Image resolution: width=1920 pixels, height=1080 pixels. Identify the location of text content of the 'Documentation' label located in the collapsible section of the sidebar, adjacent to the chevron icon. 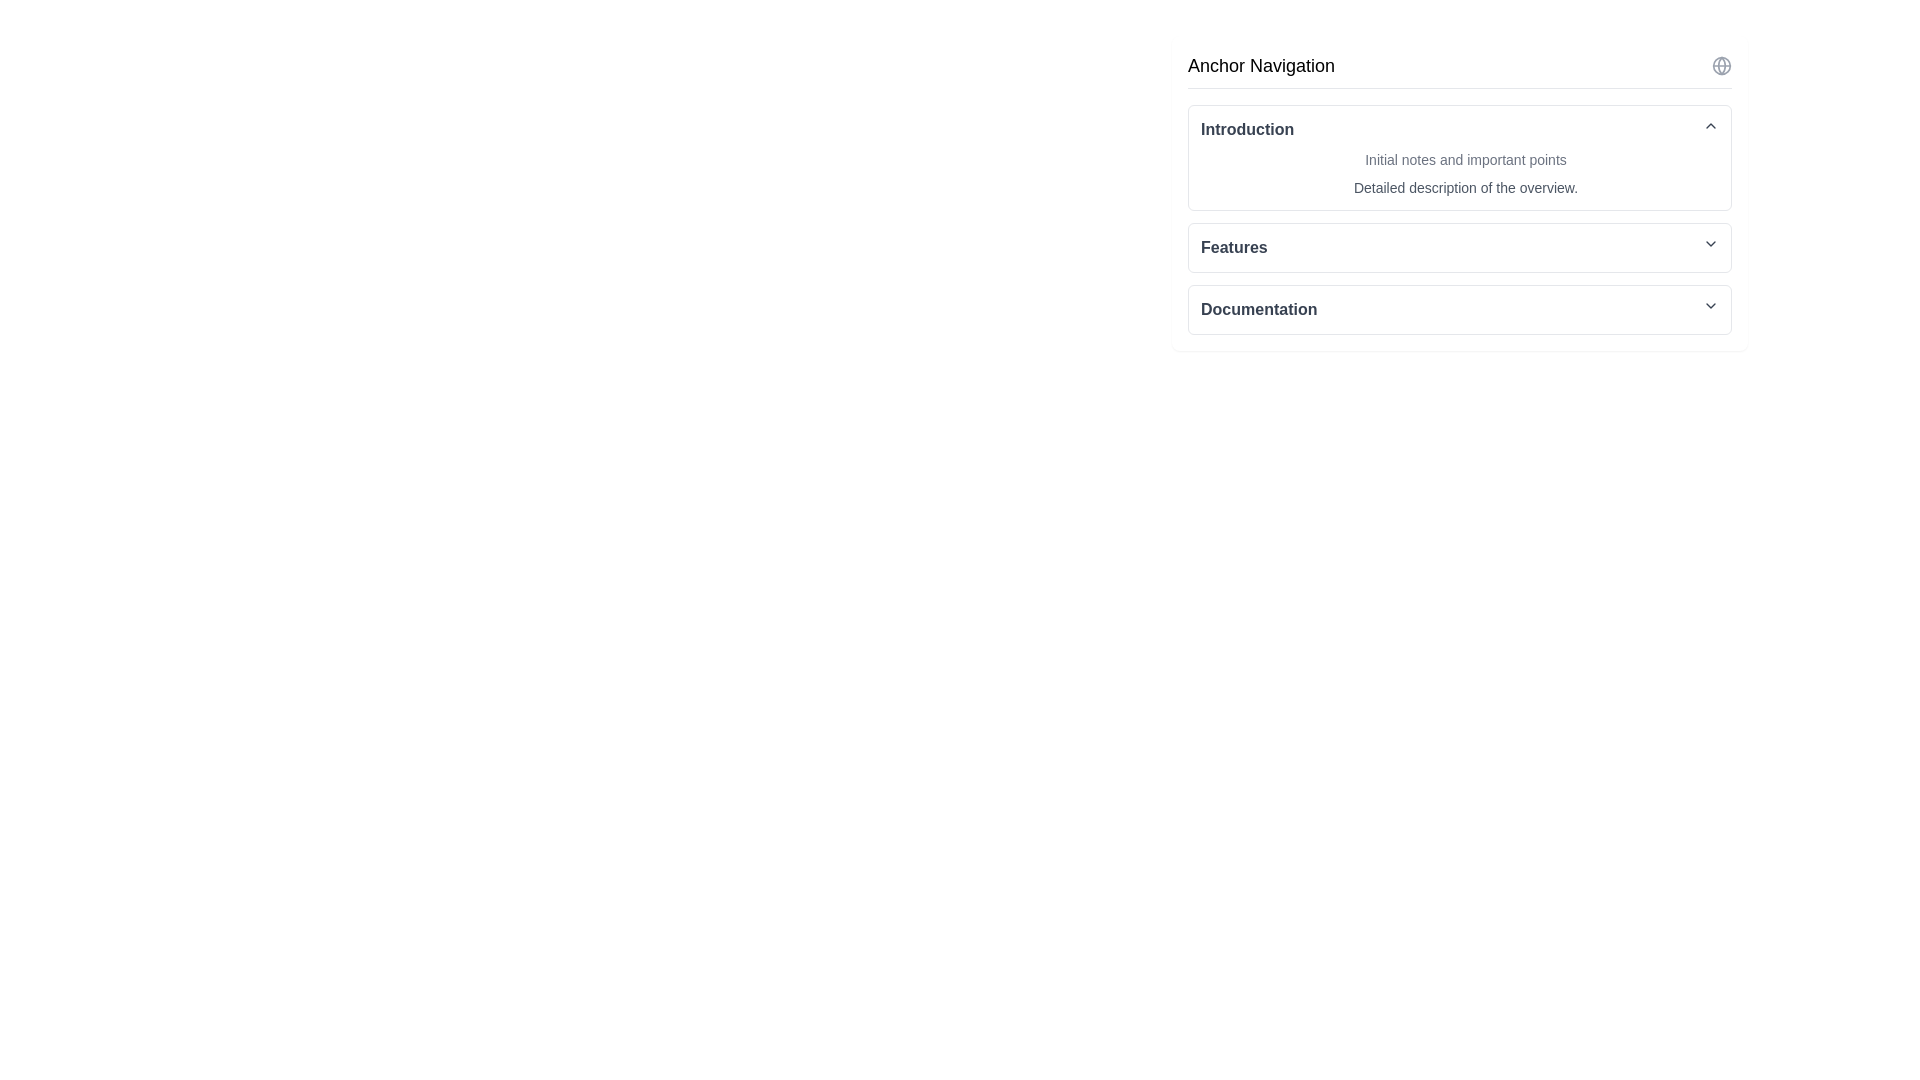
(1258, 309).